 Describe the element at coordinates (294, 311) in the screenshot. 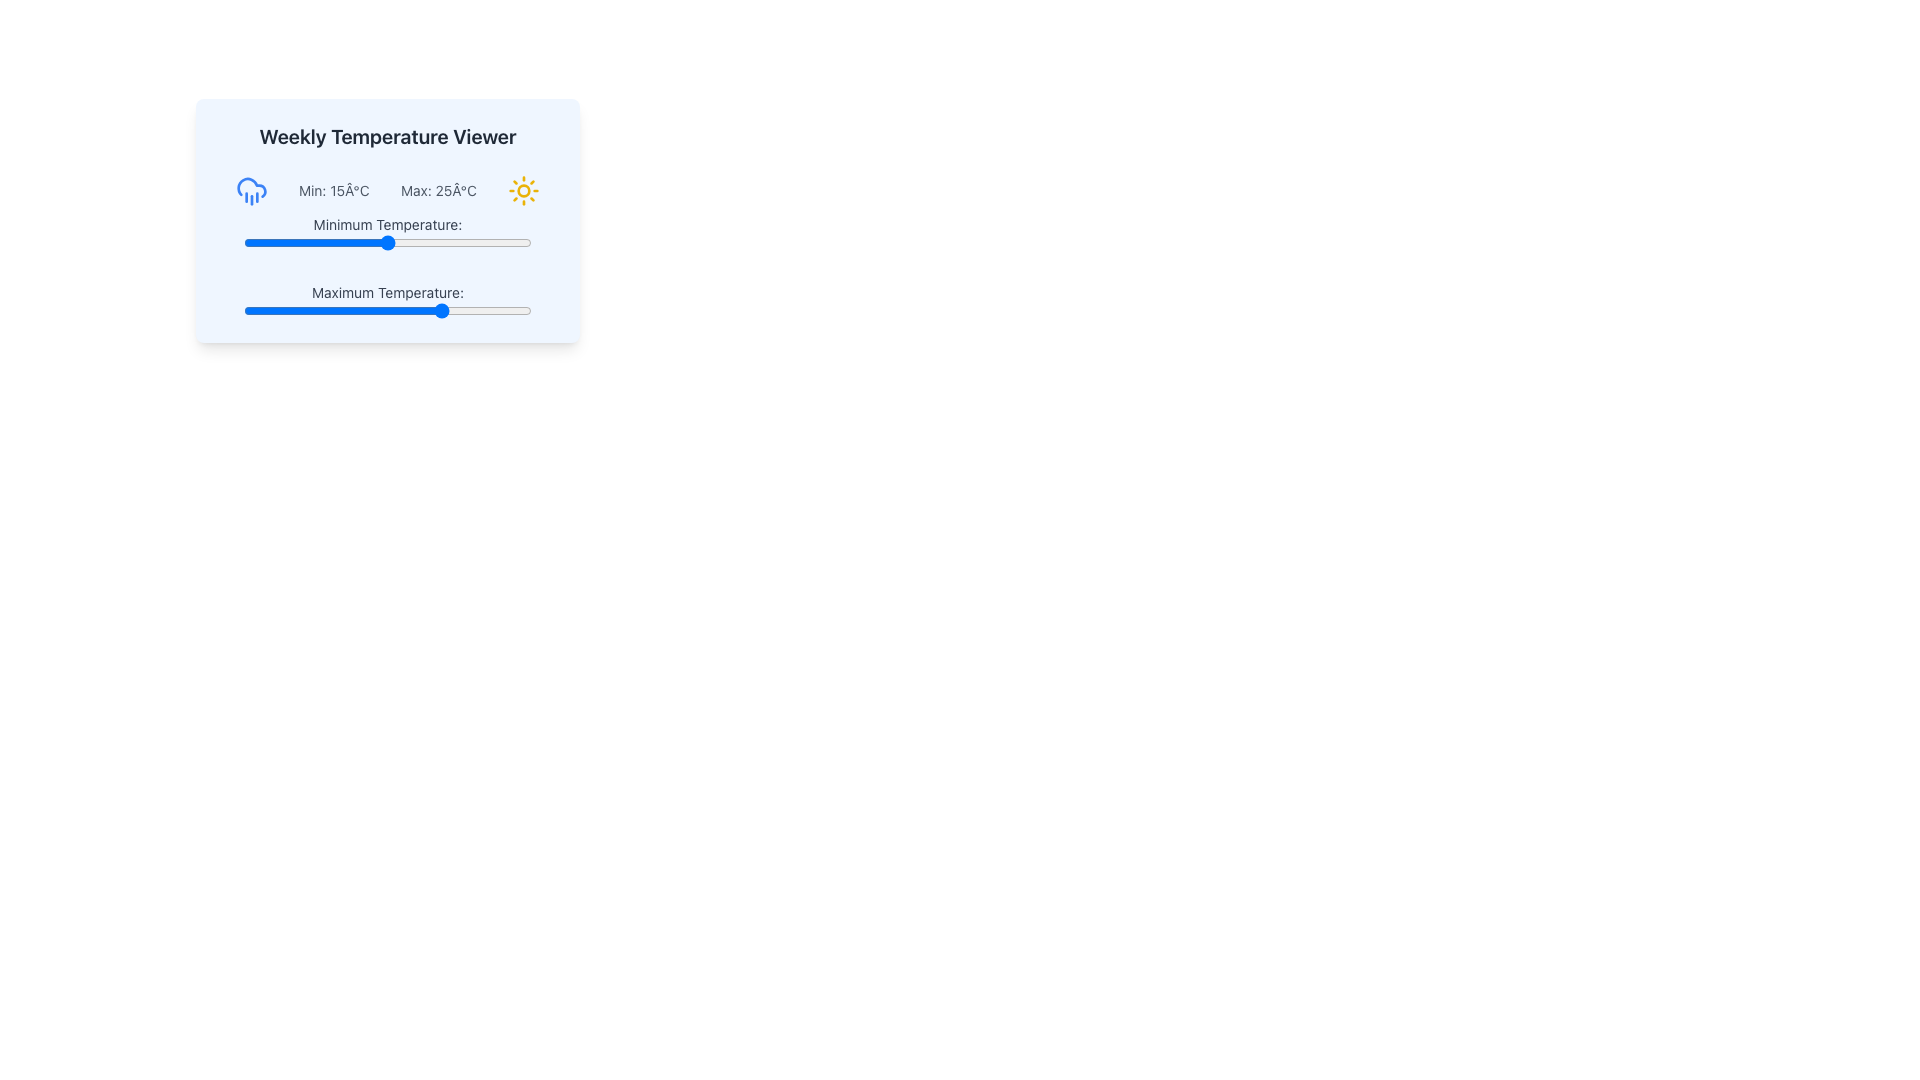

I see `the maximum temperature` at that location.